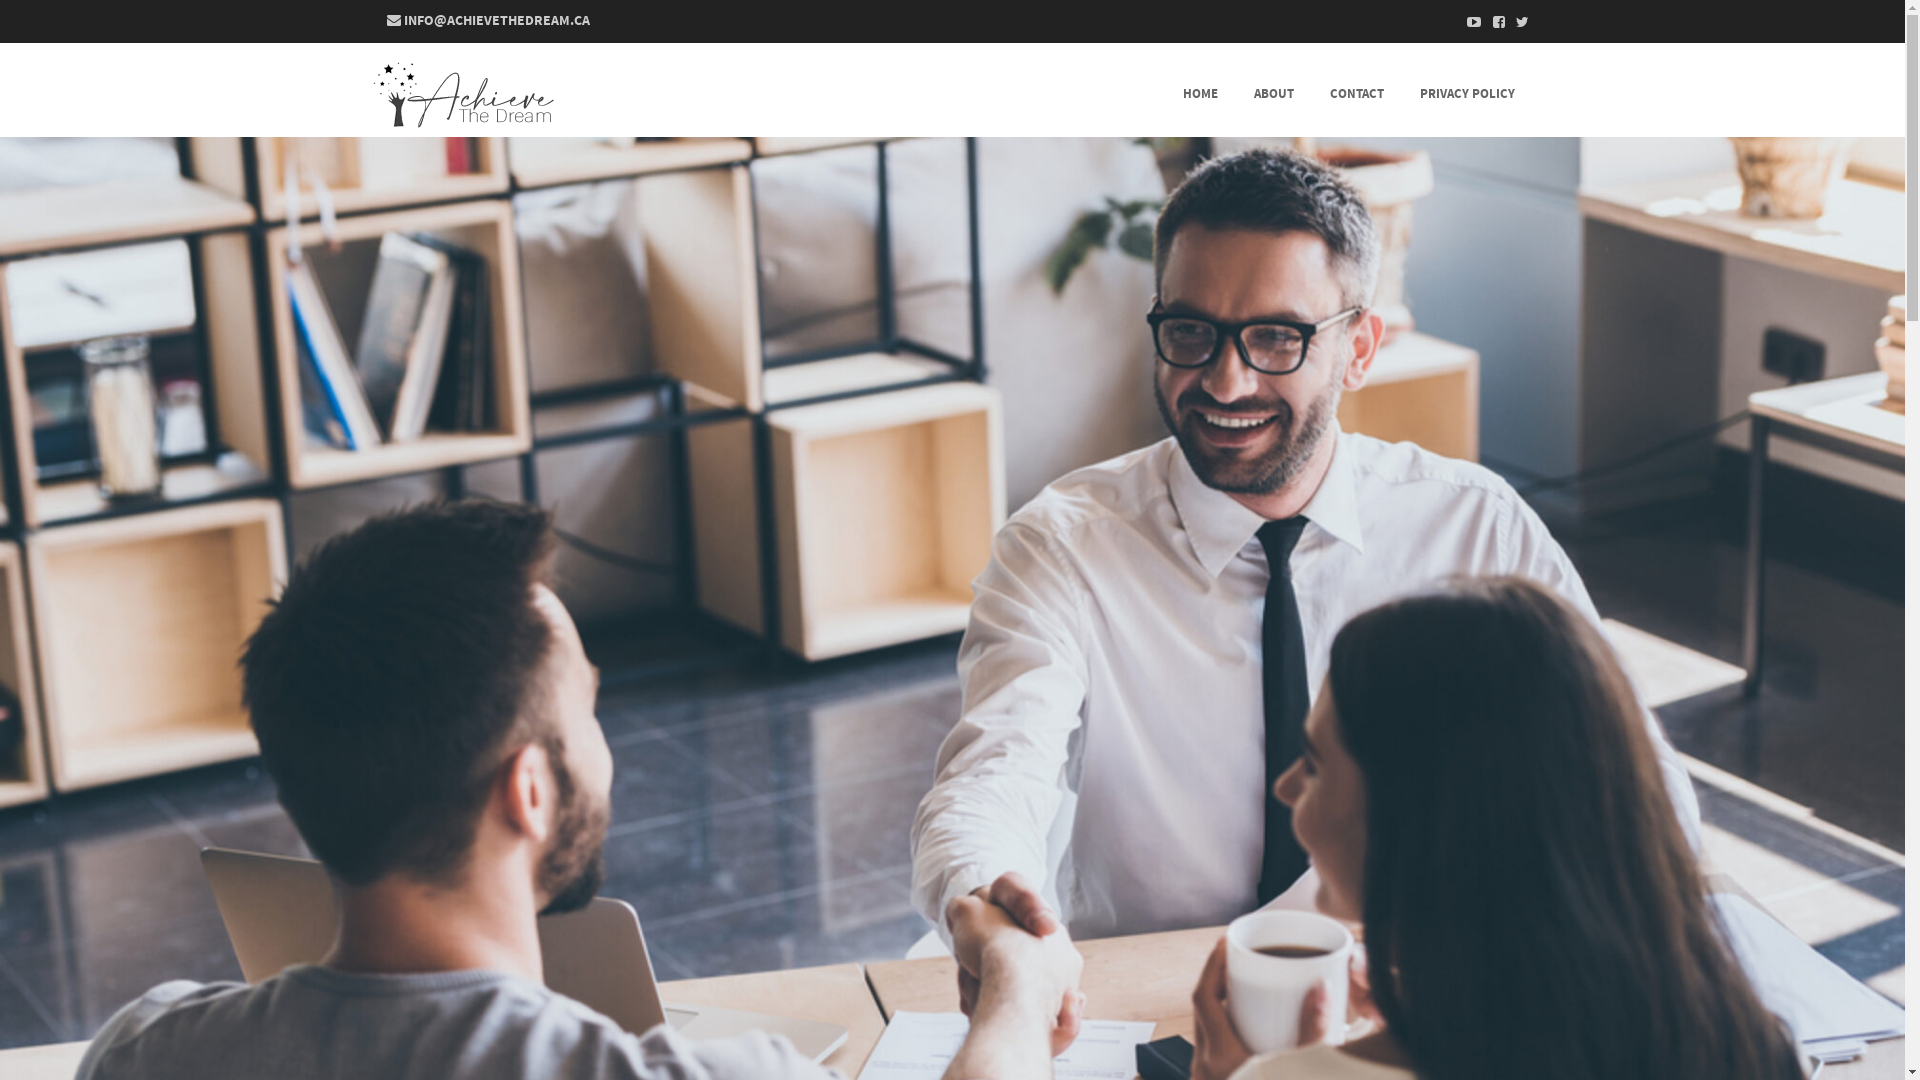 Image resolution: width=1920 pixels, height=1080 pixels. Describe the element at coordinates (1492, 22) in the screenshot. I see `'Facebook'` at that location.